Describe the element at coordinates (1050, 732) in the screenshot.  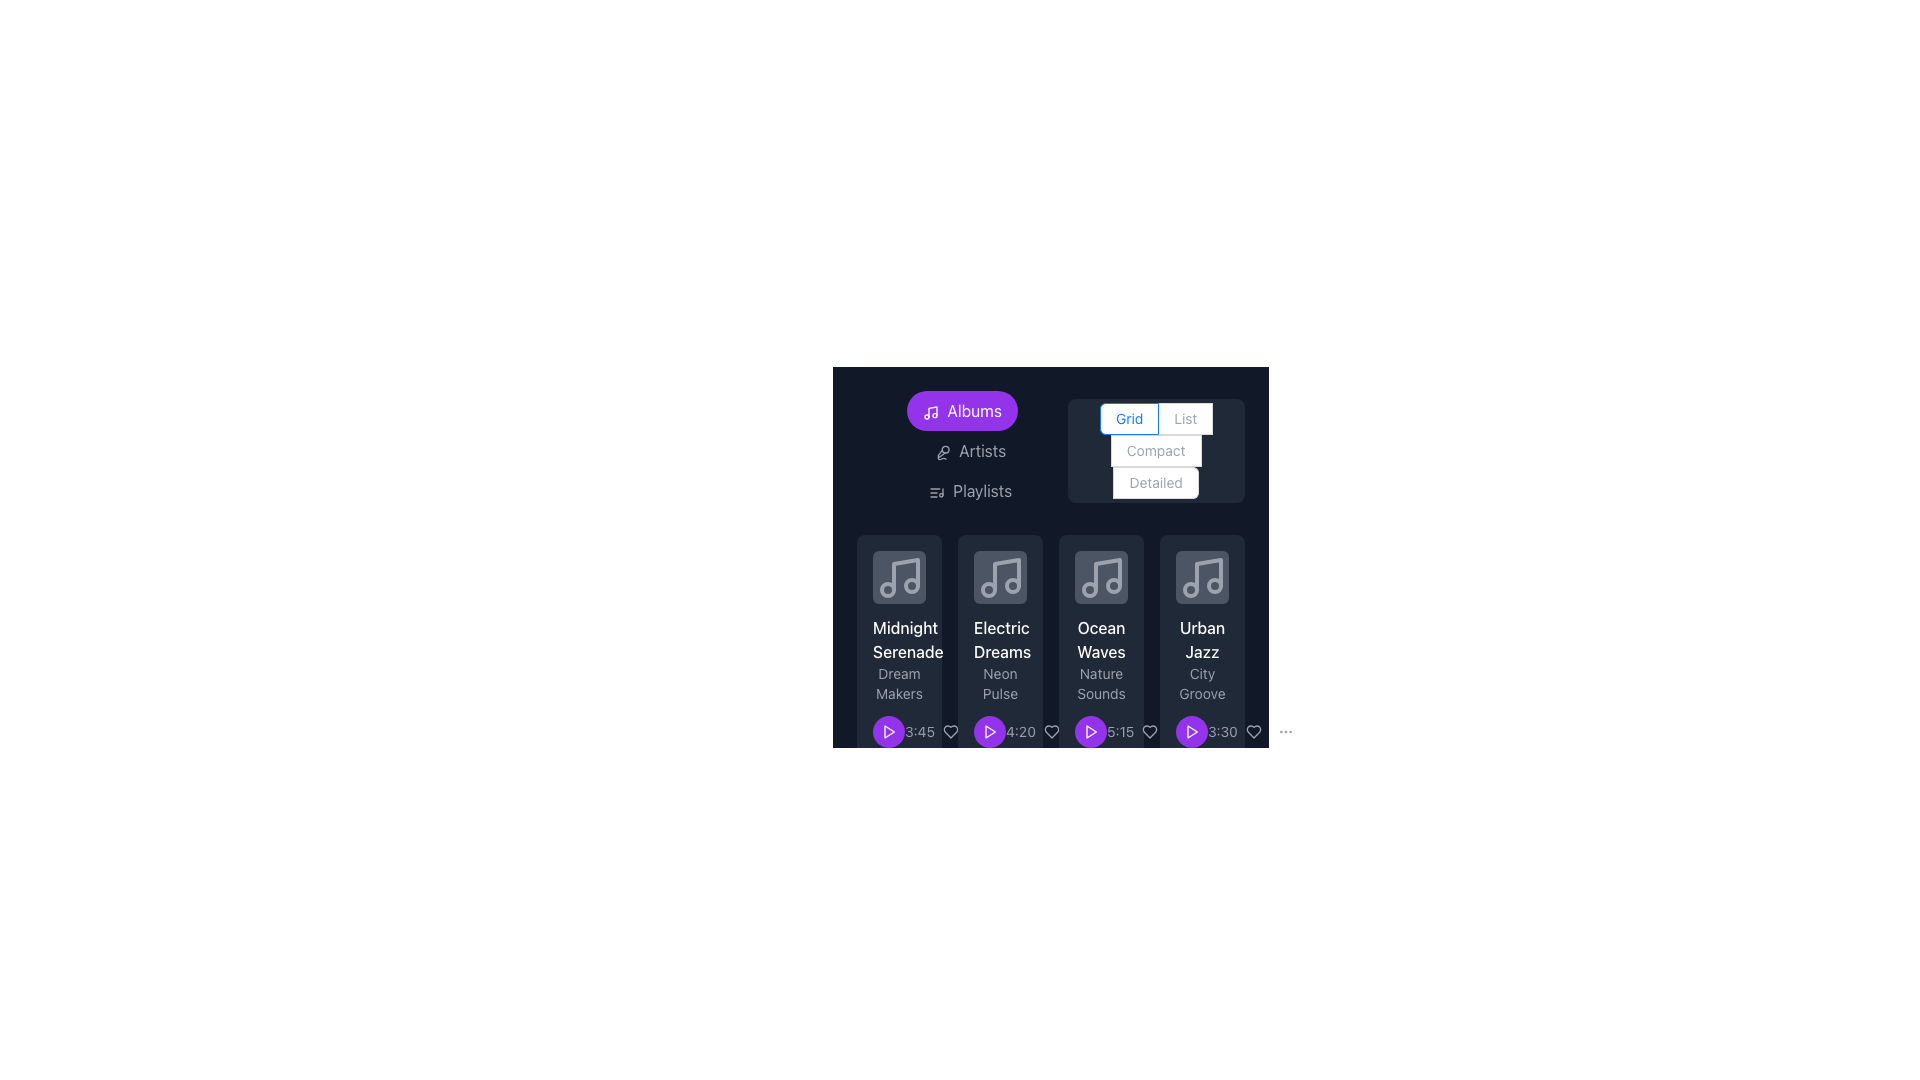
I see `the heart-shaped interactive button icon below the 'Electric Dreams' album, aligned with the text '4:20'` at that location.